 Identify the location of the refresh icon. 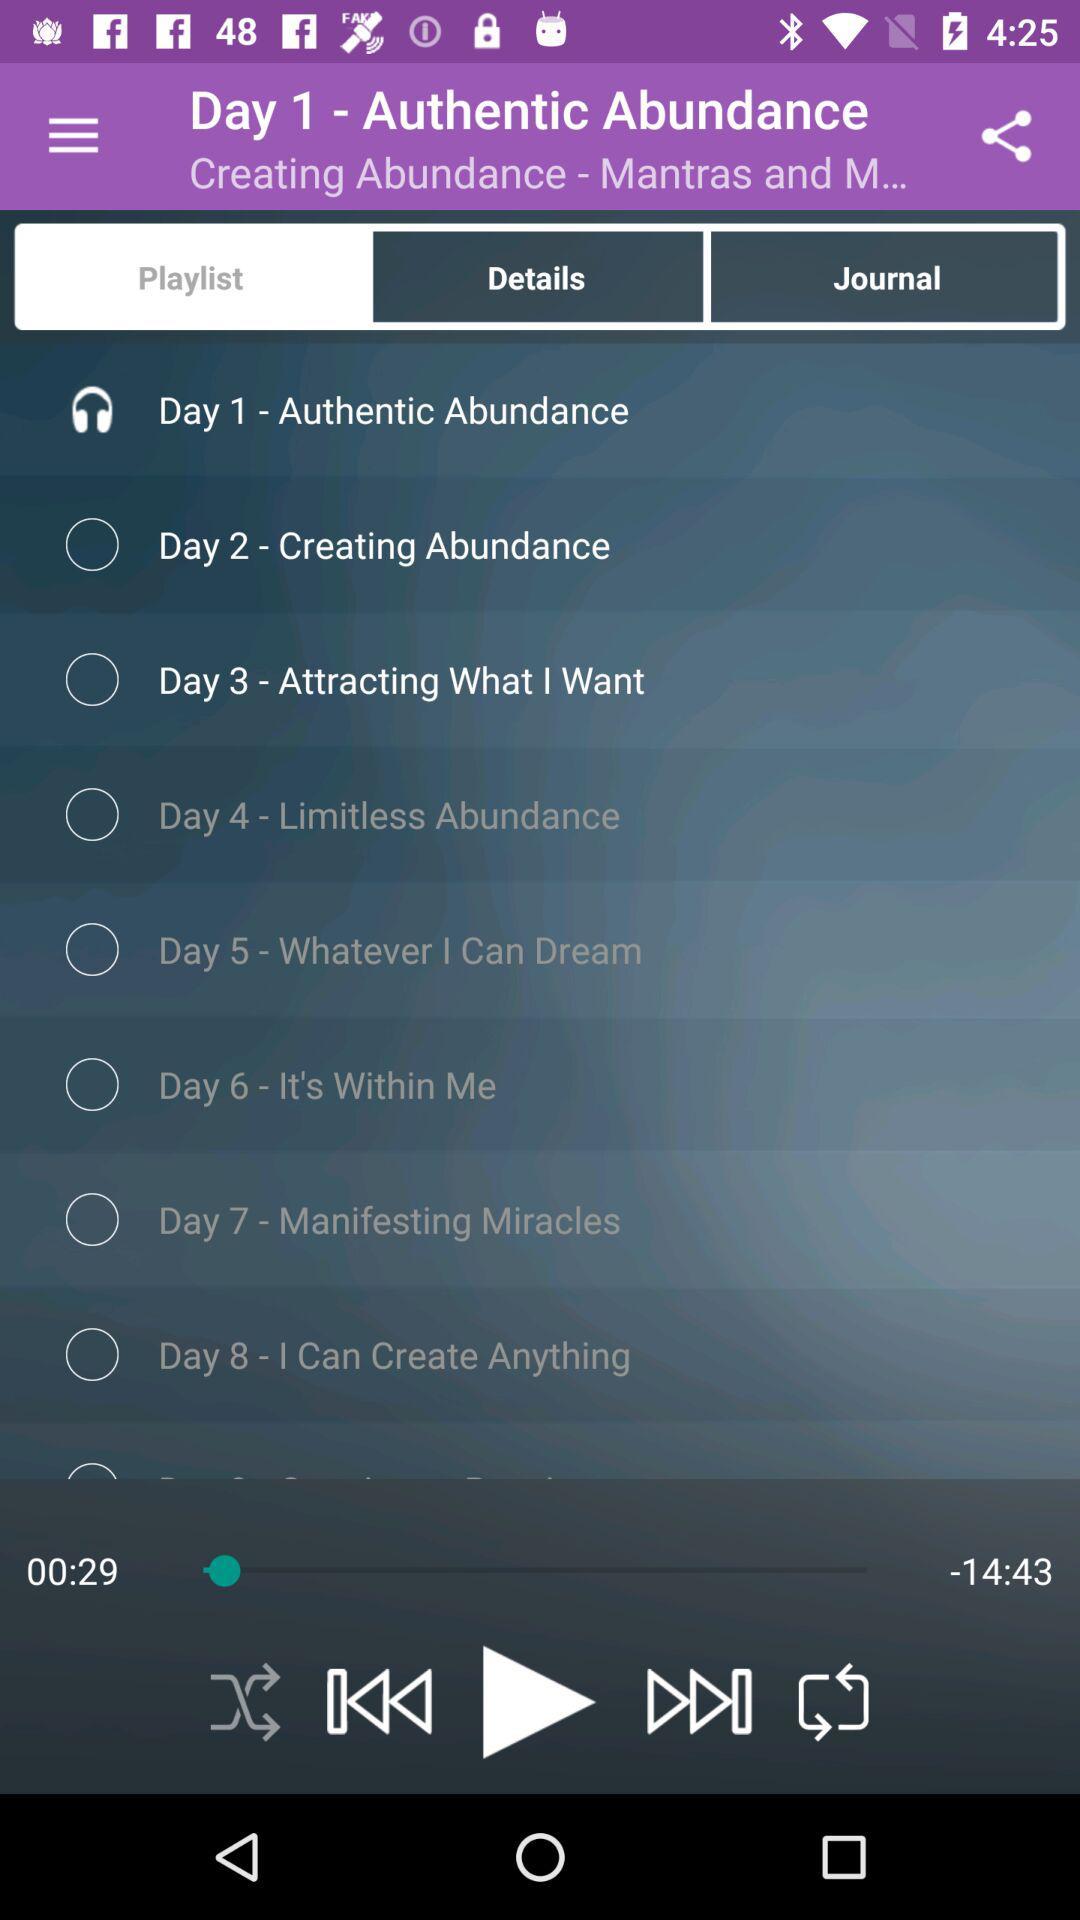
(833, 1701).